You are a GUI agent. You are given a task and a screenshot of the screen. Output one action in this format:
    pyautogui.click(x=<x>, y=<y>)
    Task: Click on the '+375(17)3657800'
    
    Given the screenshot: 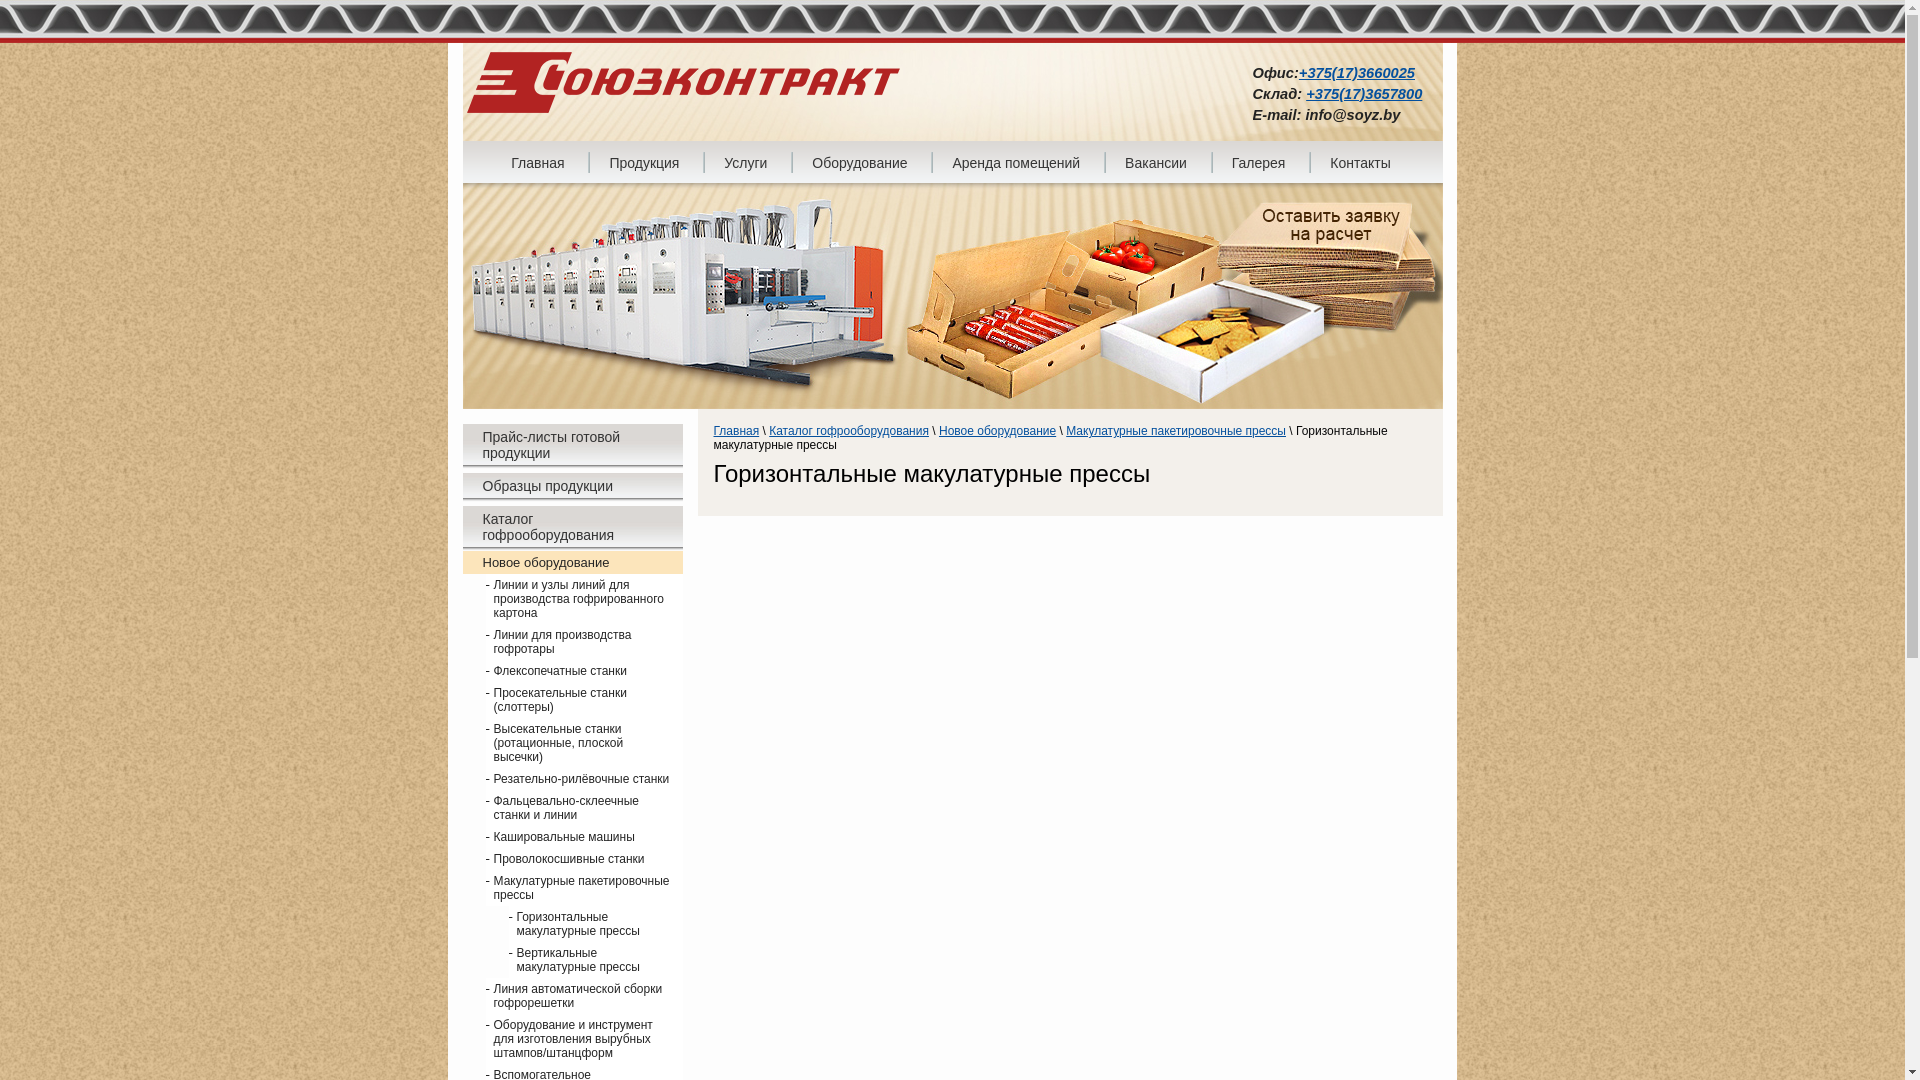 What is the action you would take?
    pyautogui.click(x=1305, y=93)
    